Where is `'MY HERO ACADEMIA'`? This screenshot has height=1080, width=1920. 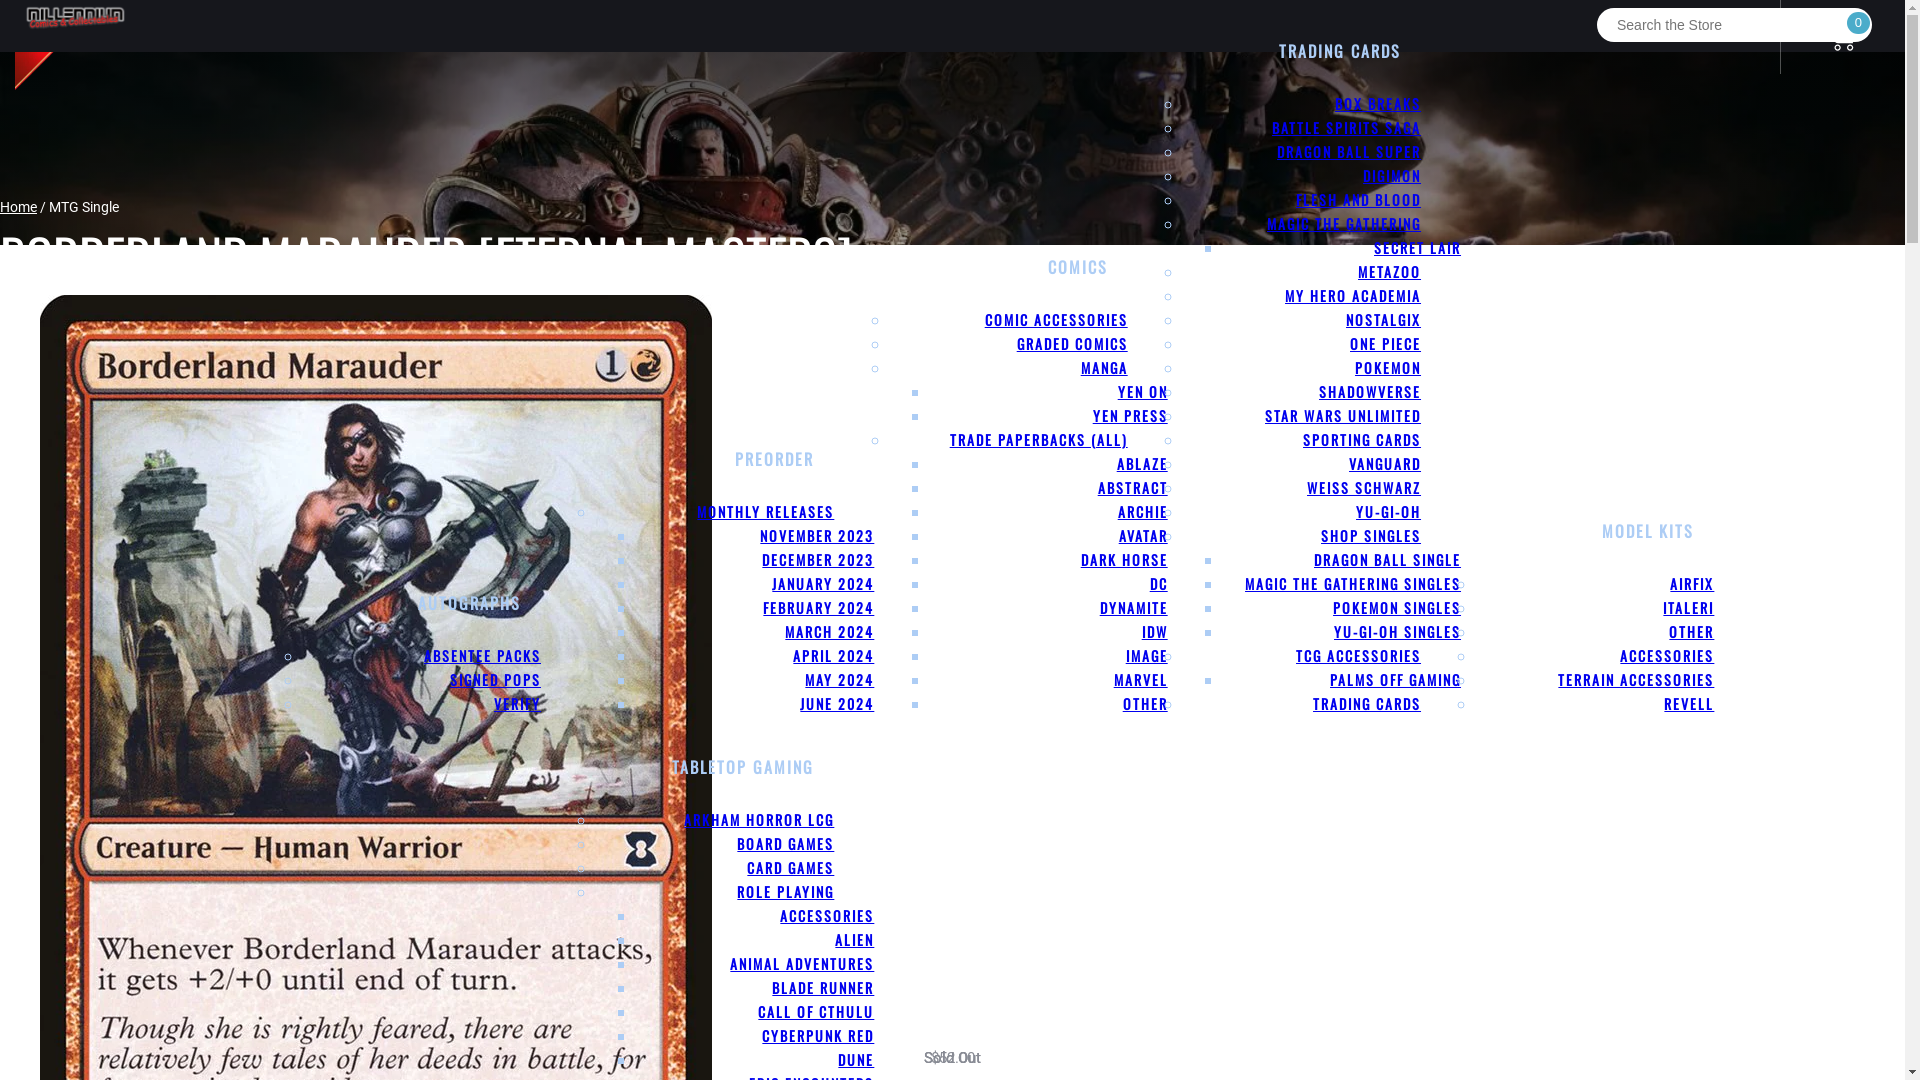
'MY HERO ACADEMIA' is located at coordinates (1285, 295).